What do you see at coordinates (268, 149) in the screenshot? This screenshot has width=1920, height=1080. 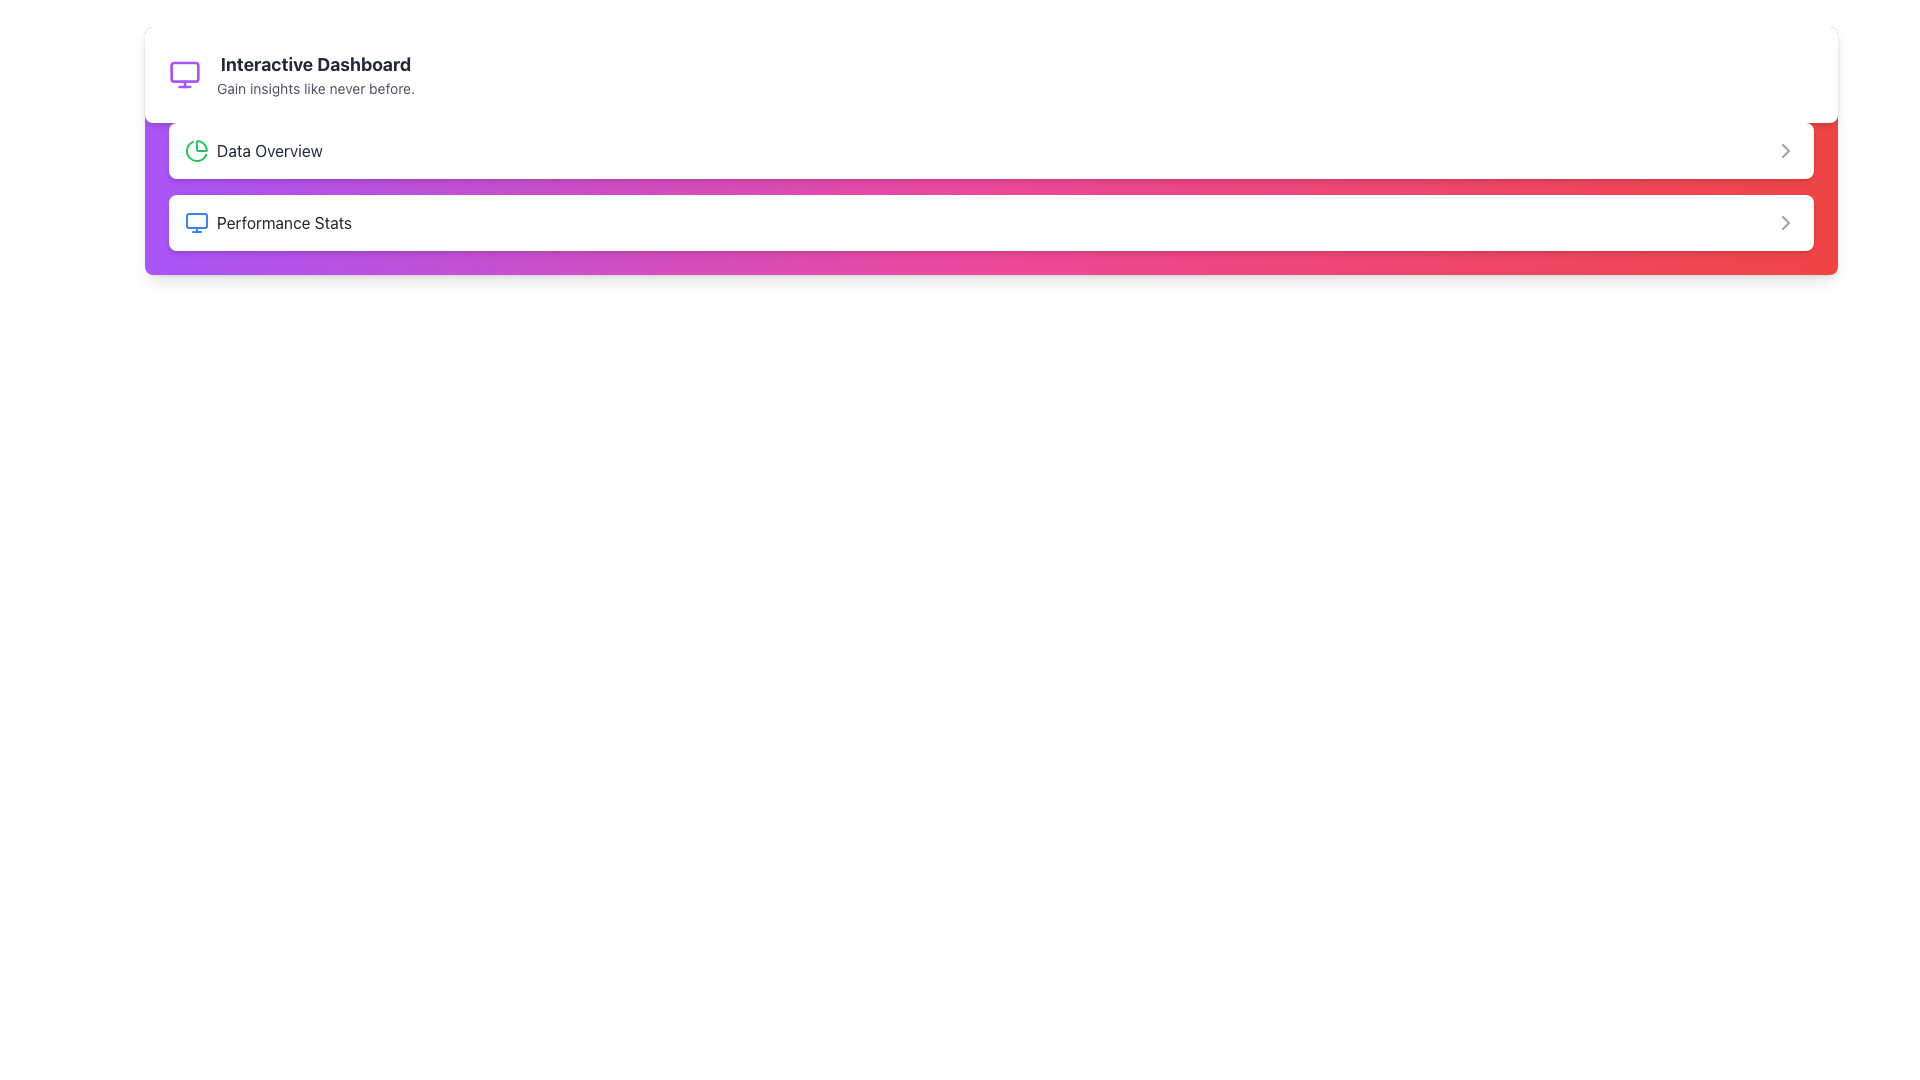 I see `the 'Data Overview' text label, which is styled in dark gray and positioned to the right of a green pie chart icon in the left portion of a content section` at bounding box center [268, 149].